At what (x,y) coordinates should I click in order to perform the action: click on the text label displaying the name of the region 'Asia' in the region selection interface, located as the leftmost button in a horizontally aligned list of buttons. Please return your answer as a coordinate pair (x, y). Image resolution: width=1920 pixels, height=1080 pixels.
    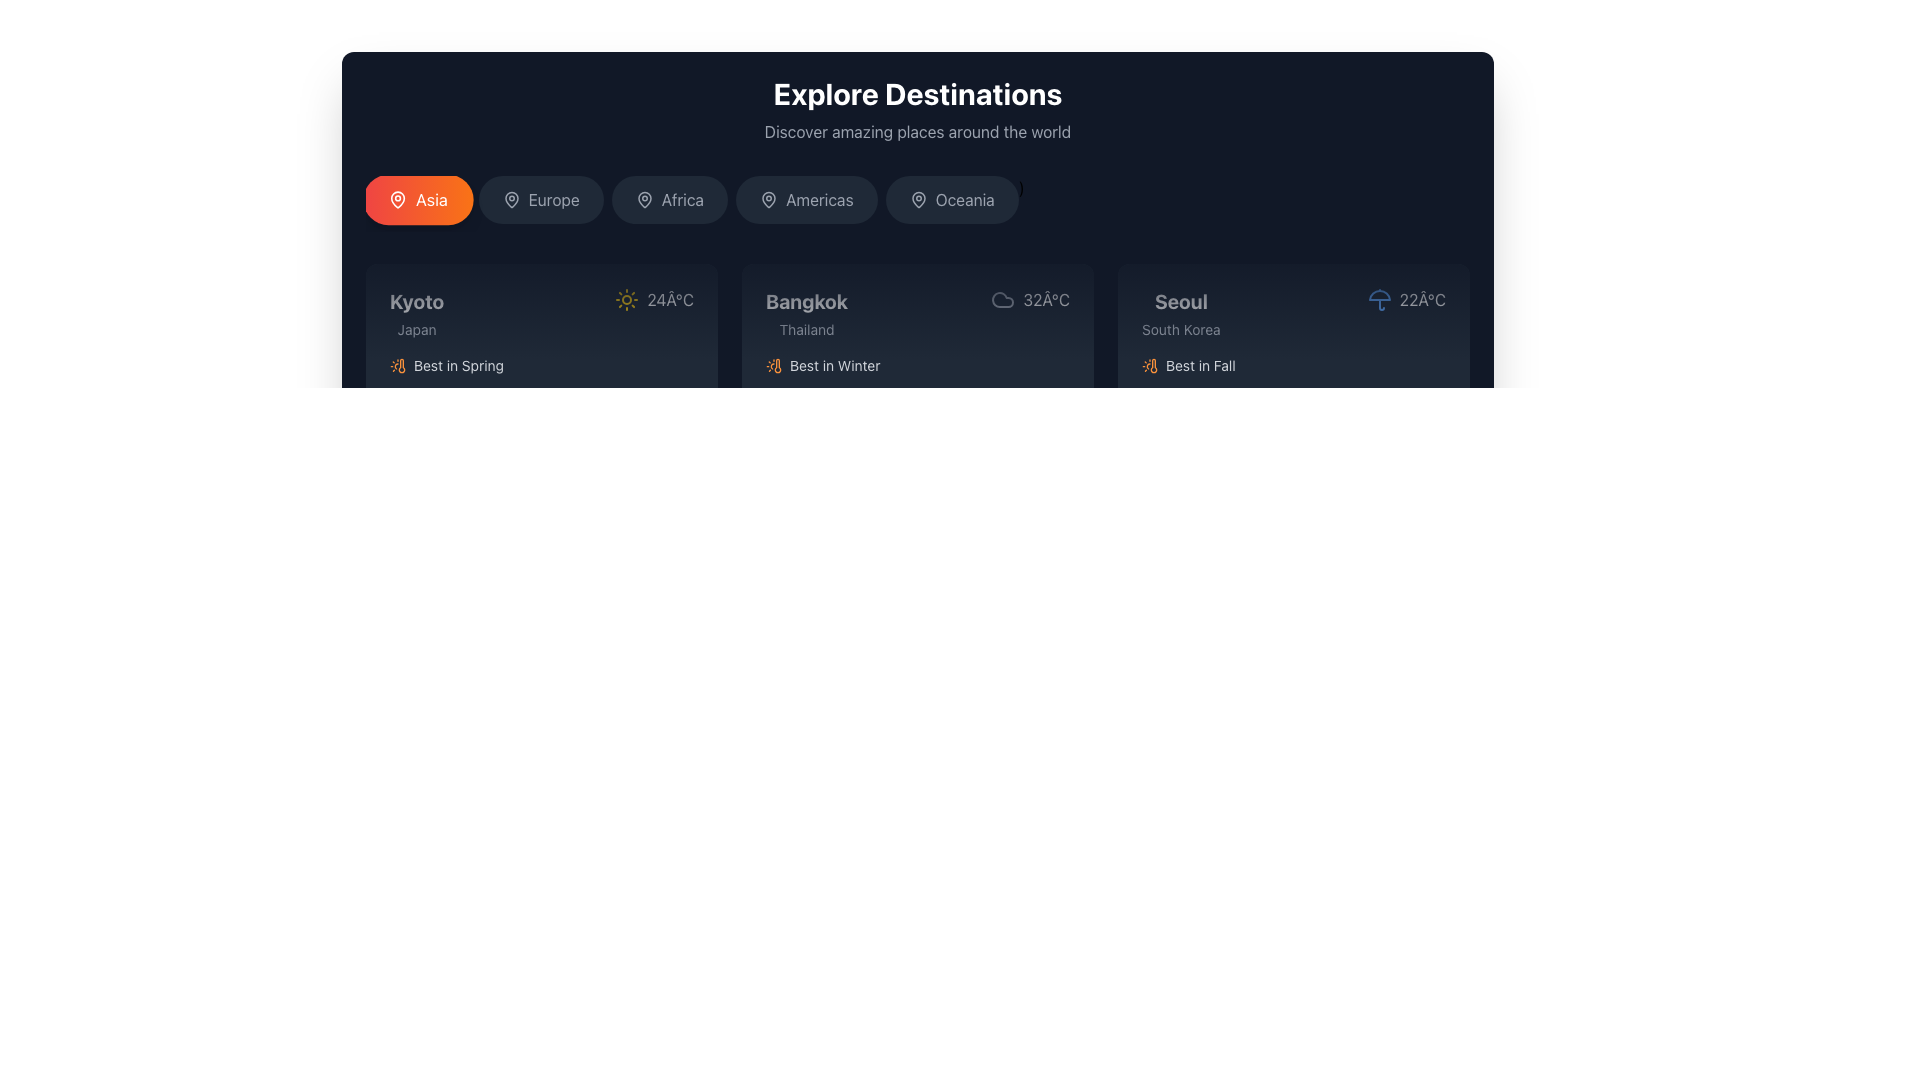
    Looking at the image, I should click on (431, 200).